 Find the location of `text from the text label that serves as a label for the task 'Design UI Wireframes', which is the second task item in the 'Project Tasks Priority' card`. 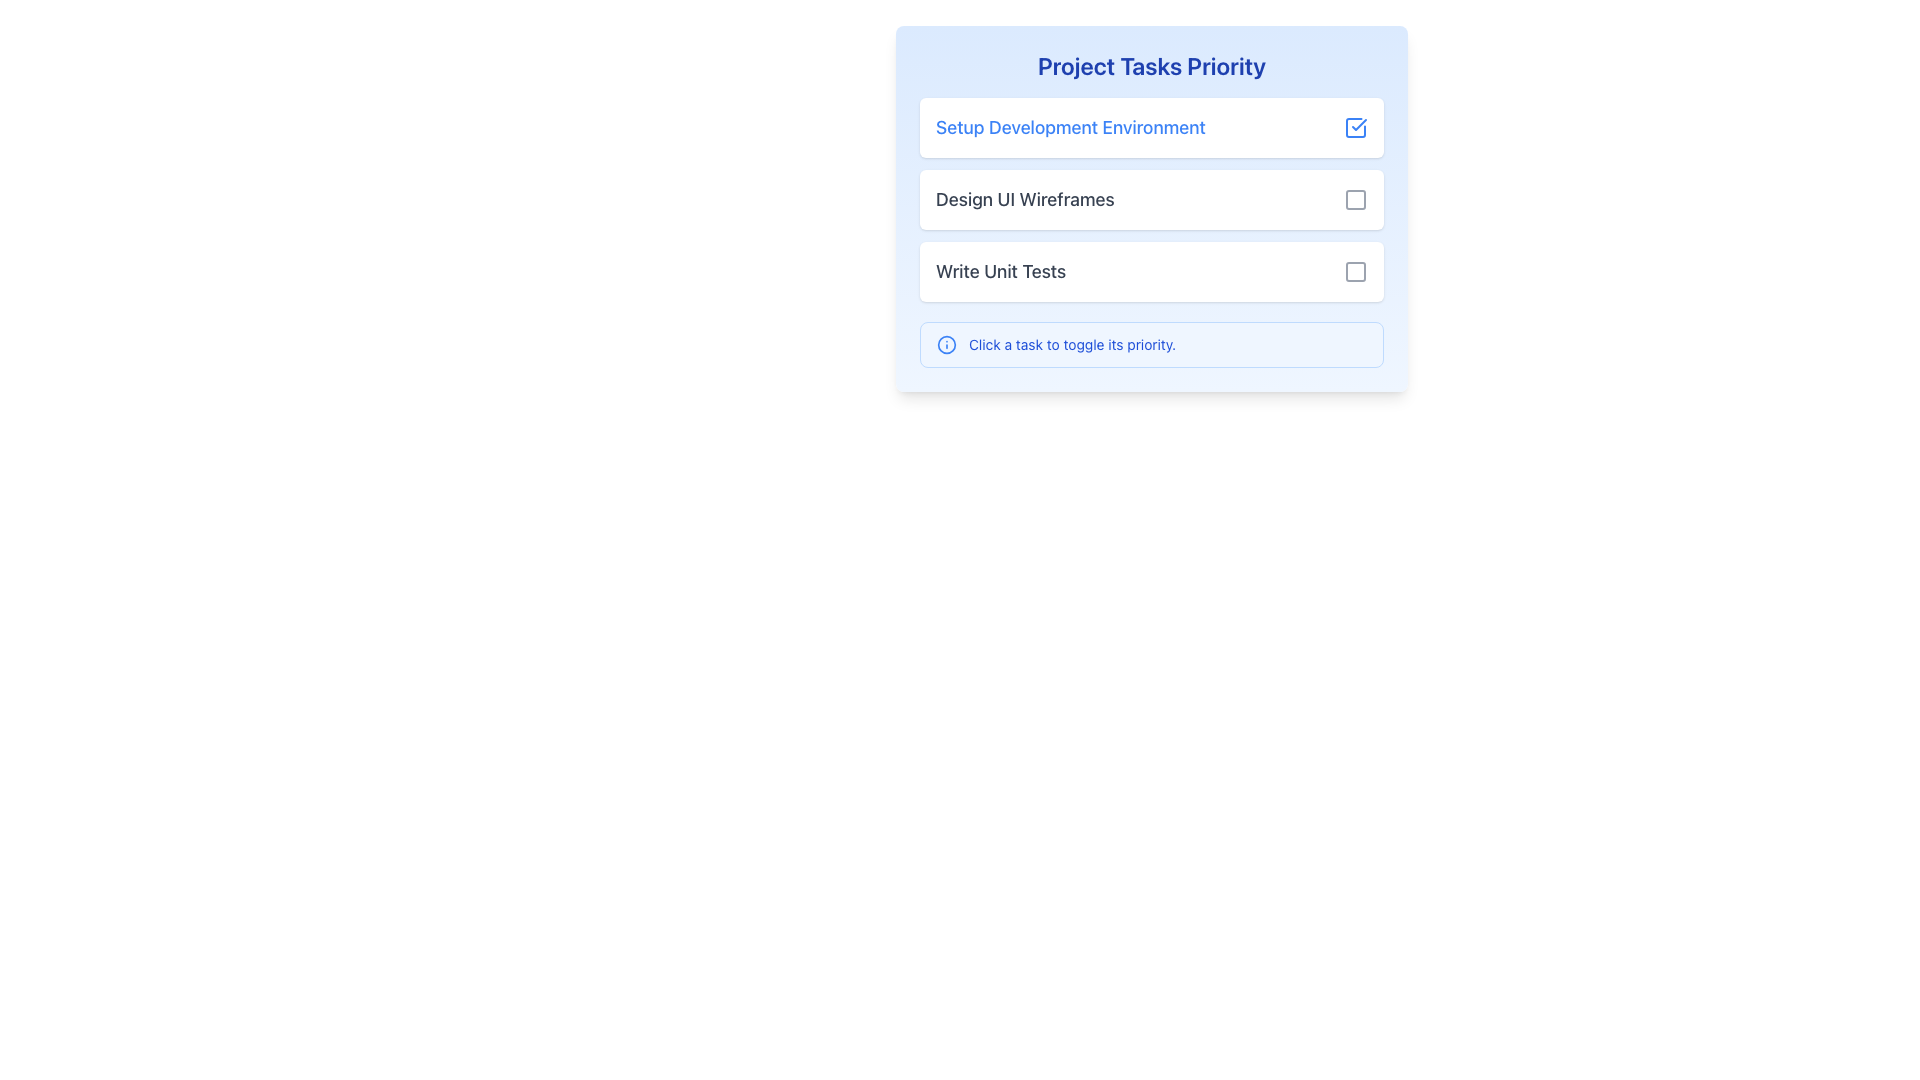

text from the text label that serves as a label for the task 'Design UI Wireframes', which is the second task item in the 'Project Tasks Priority' card is located at coordinates (1025, 200).